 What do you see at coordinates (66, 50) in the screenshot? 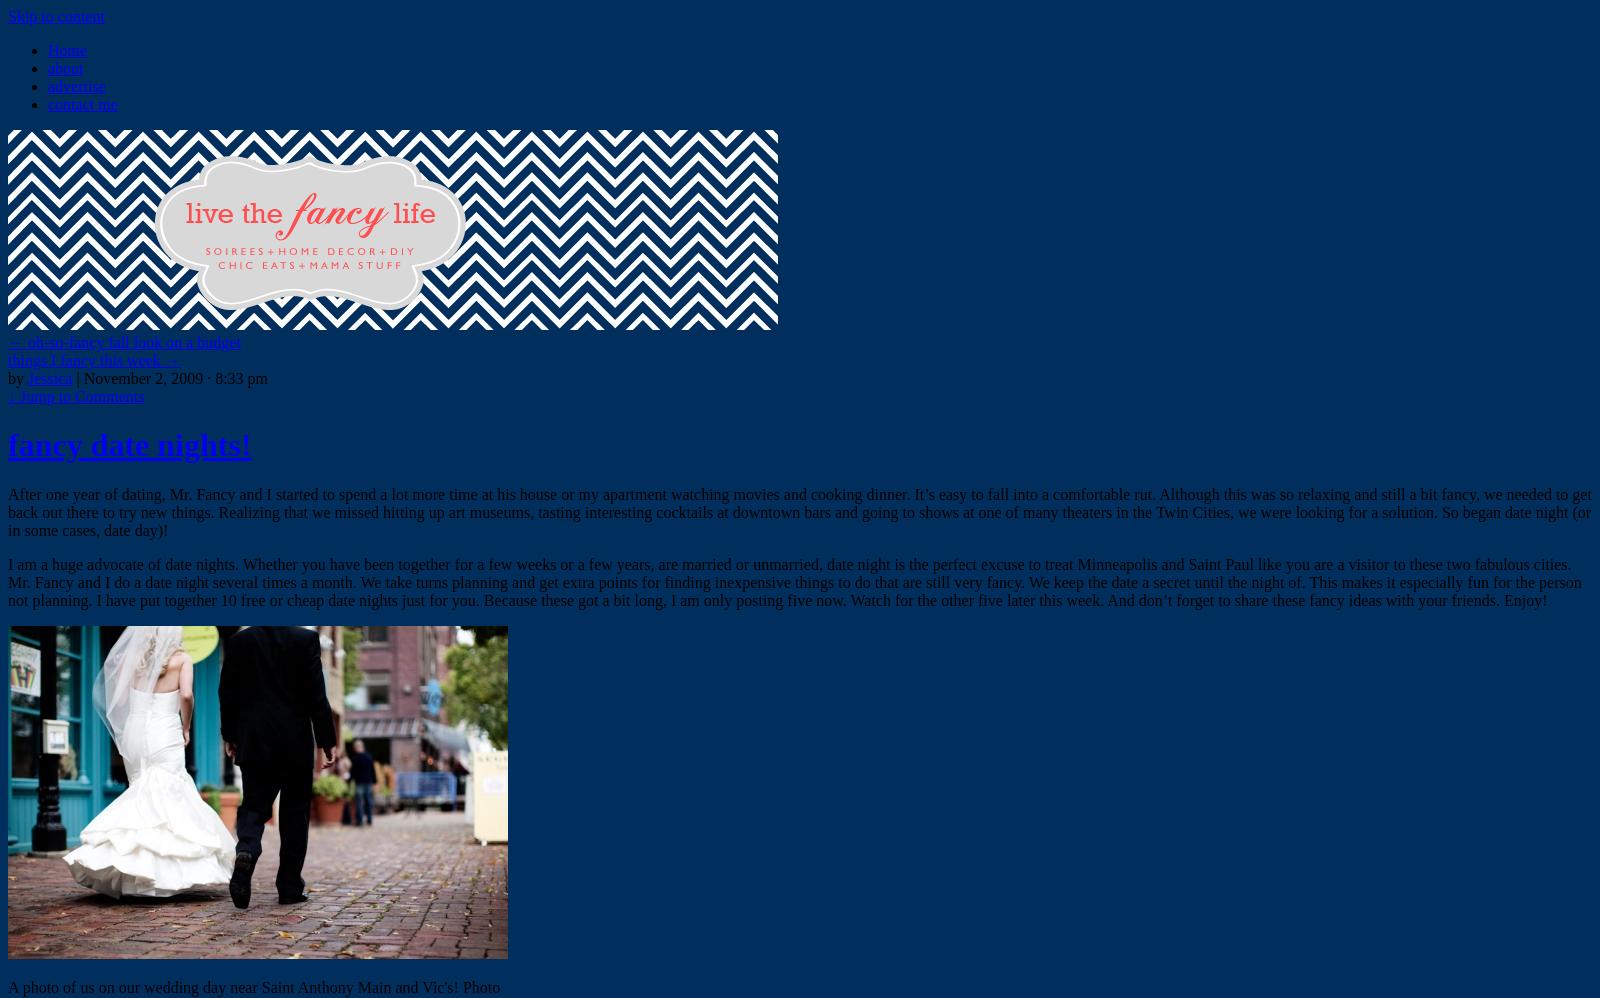
I see `'Home'` at bounding box center [66, 50].